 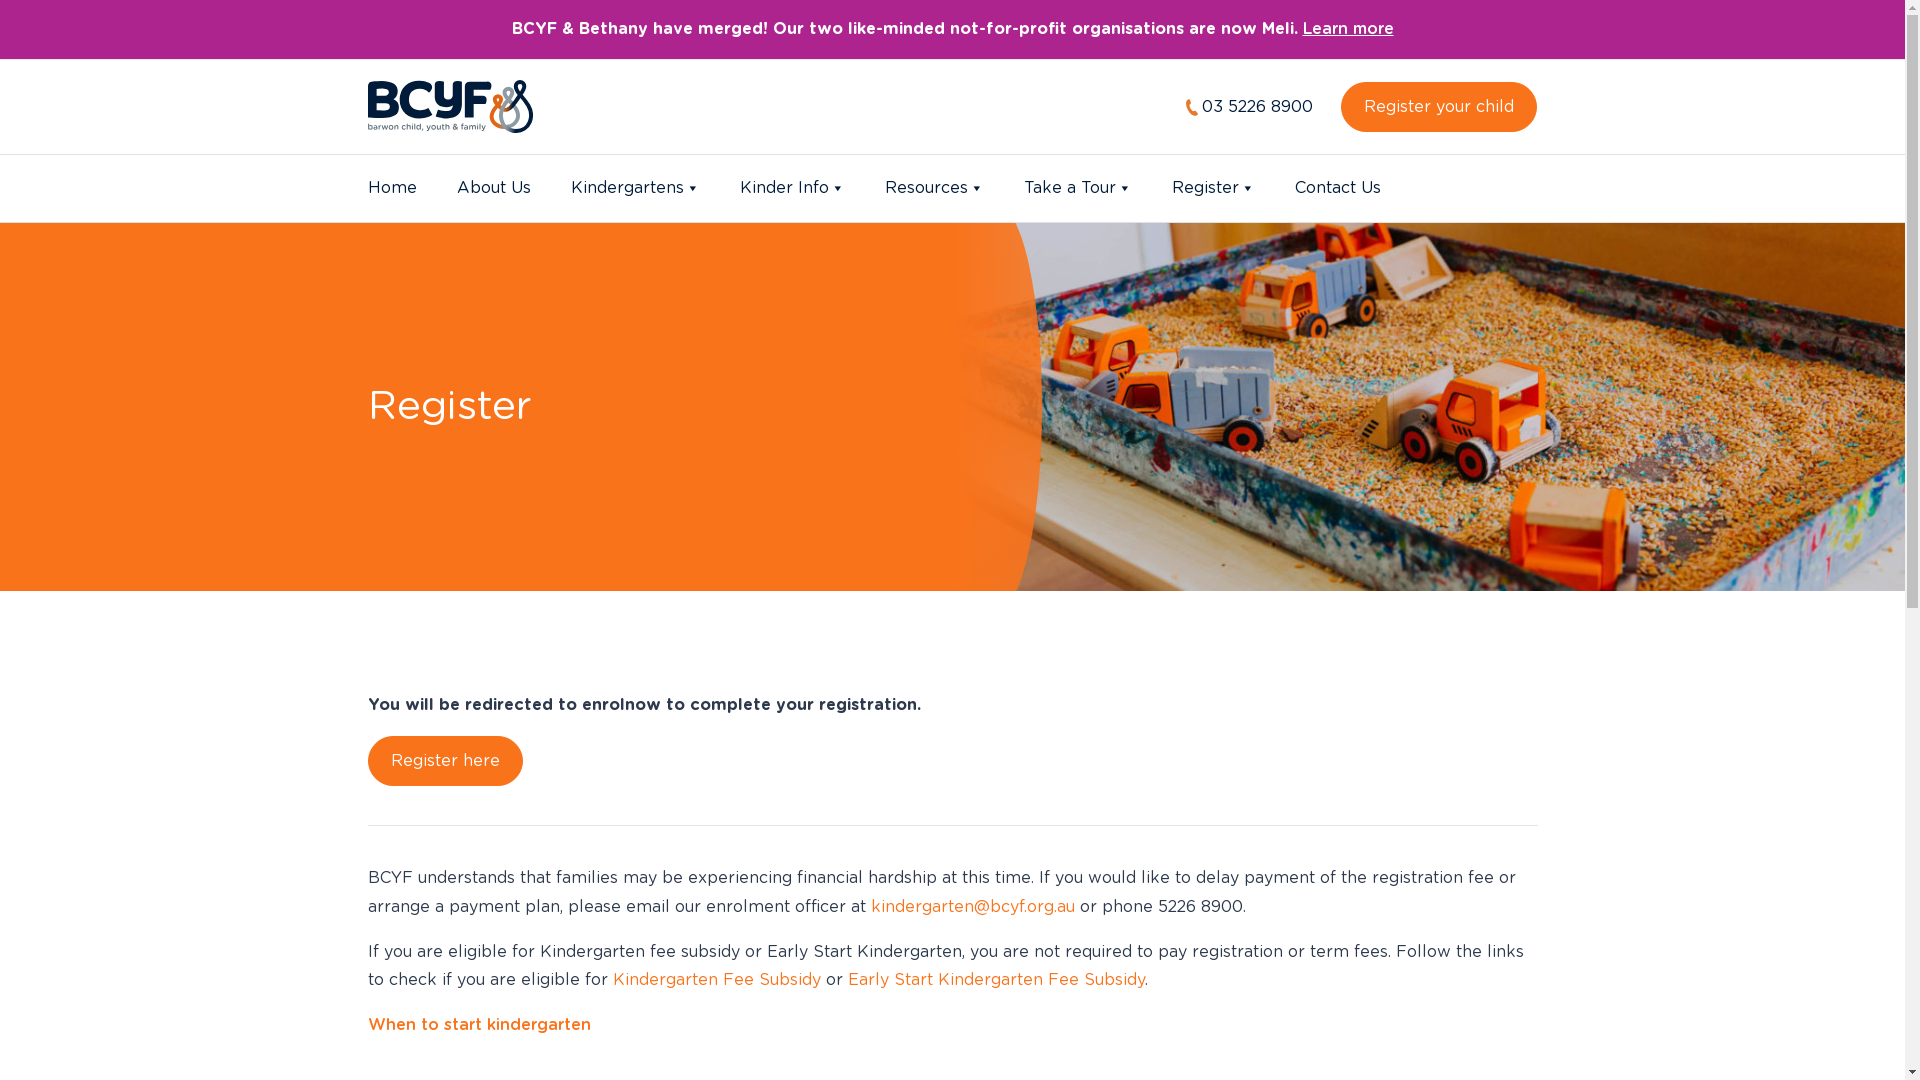 What do you see at coordinates (444, 760) in the screenshot?
I see `'Register here'` at bounding box center [444, 760].